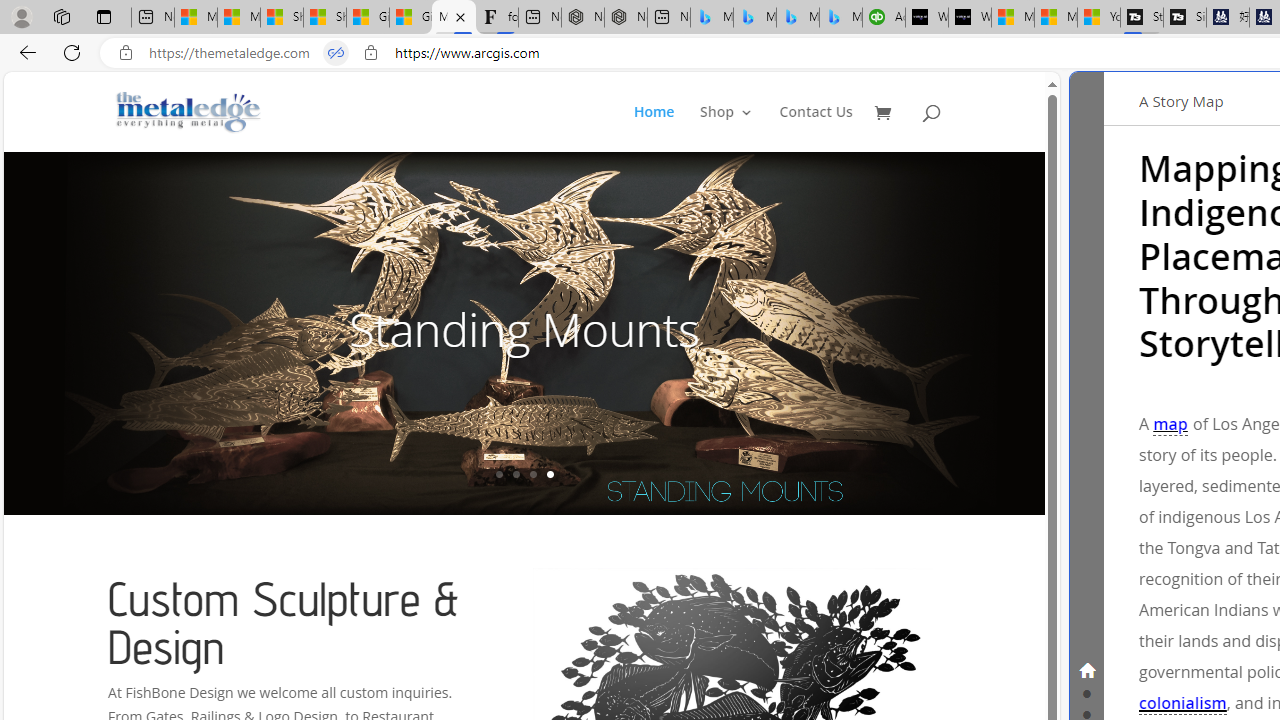 The width and height of the screenshot is (1280, 720). What do you see at coordinates (726, 128) in the screenshot?
I see `'Shop 3'` at bounding box center [726, 128].